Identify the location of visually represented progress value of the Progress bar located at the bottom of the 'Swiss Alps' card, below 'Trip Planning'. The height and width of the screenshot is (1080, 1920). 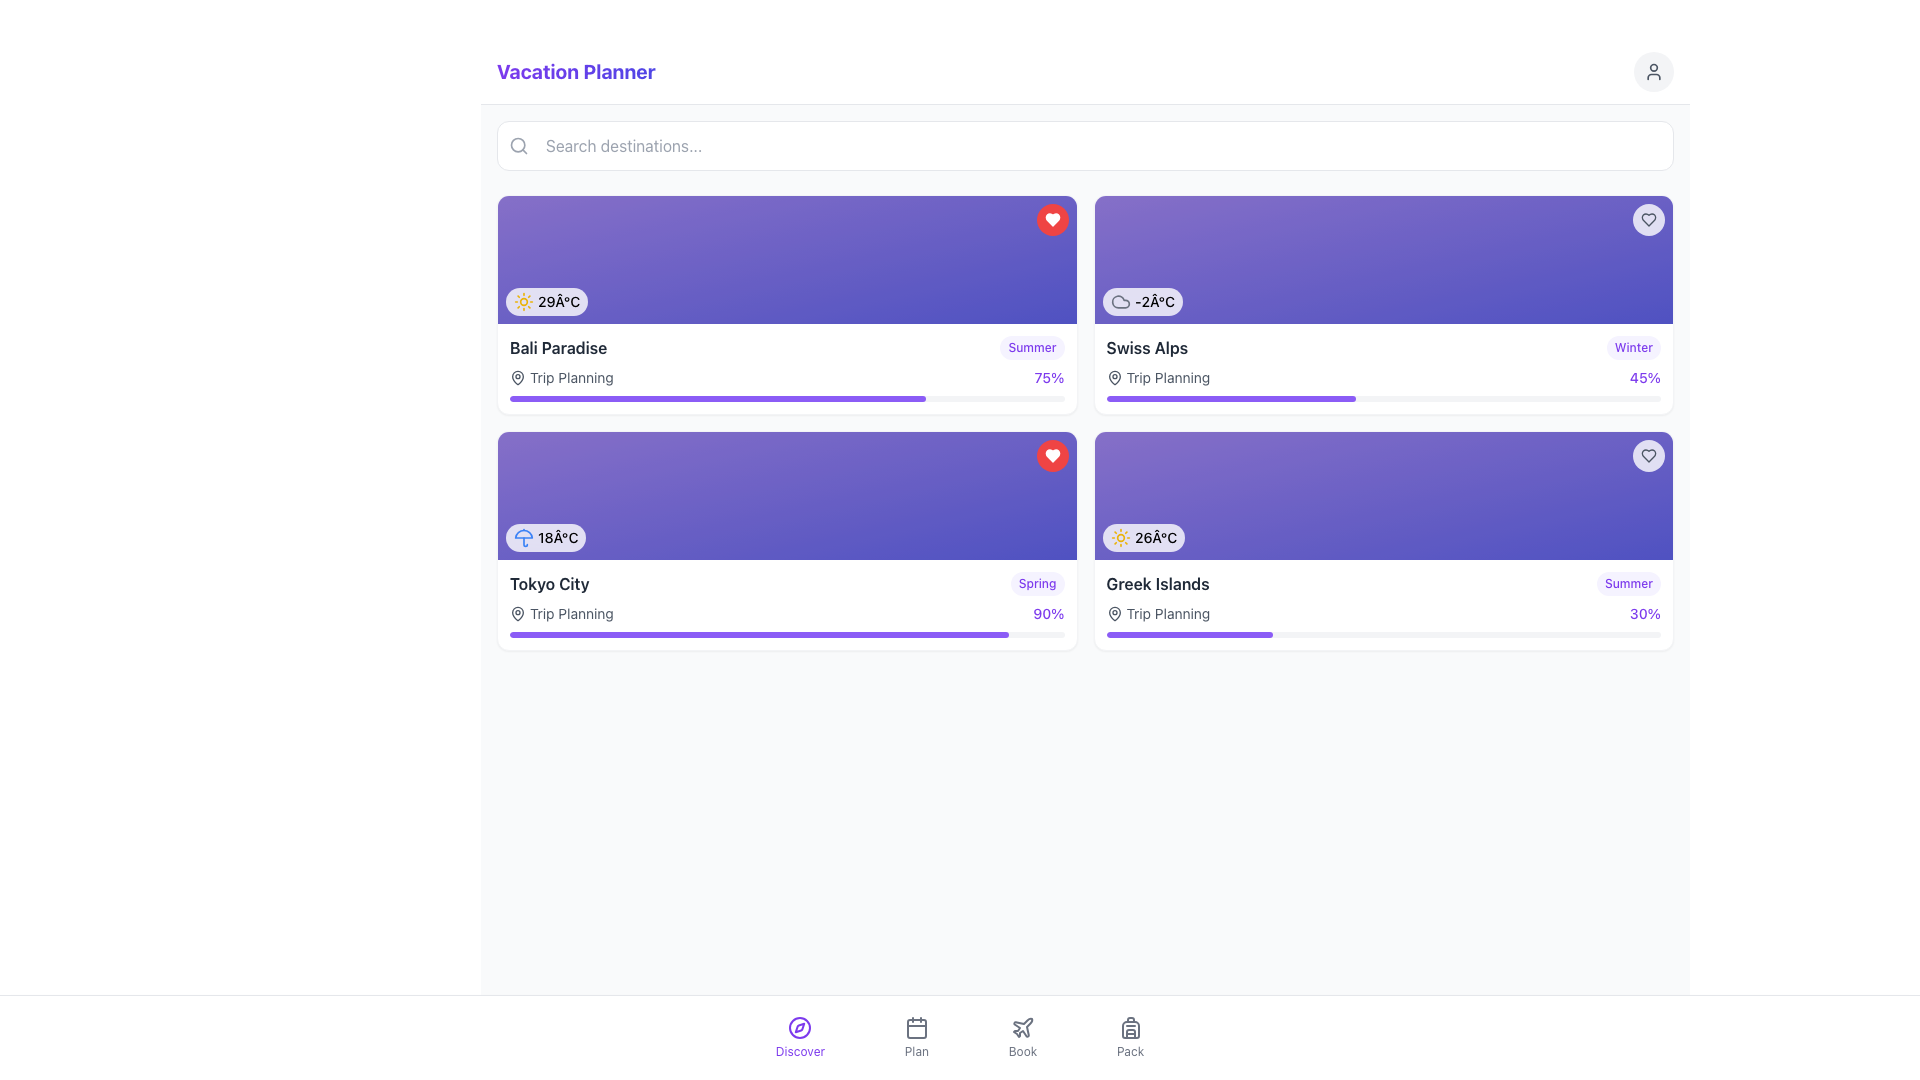
(1382, 398).